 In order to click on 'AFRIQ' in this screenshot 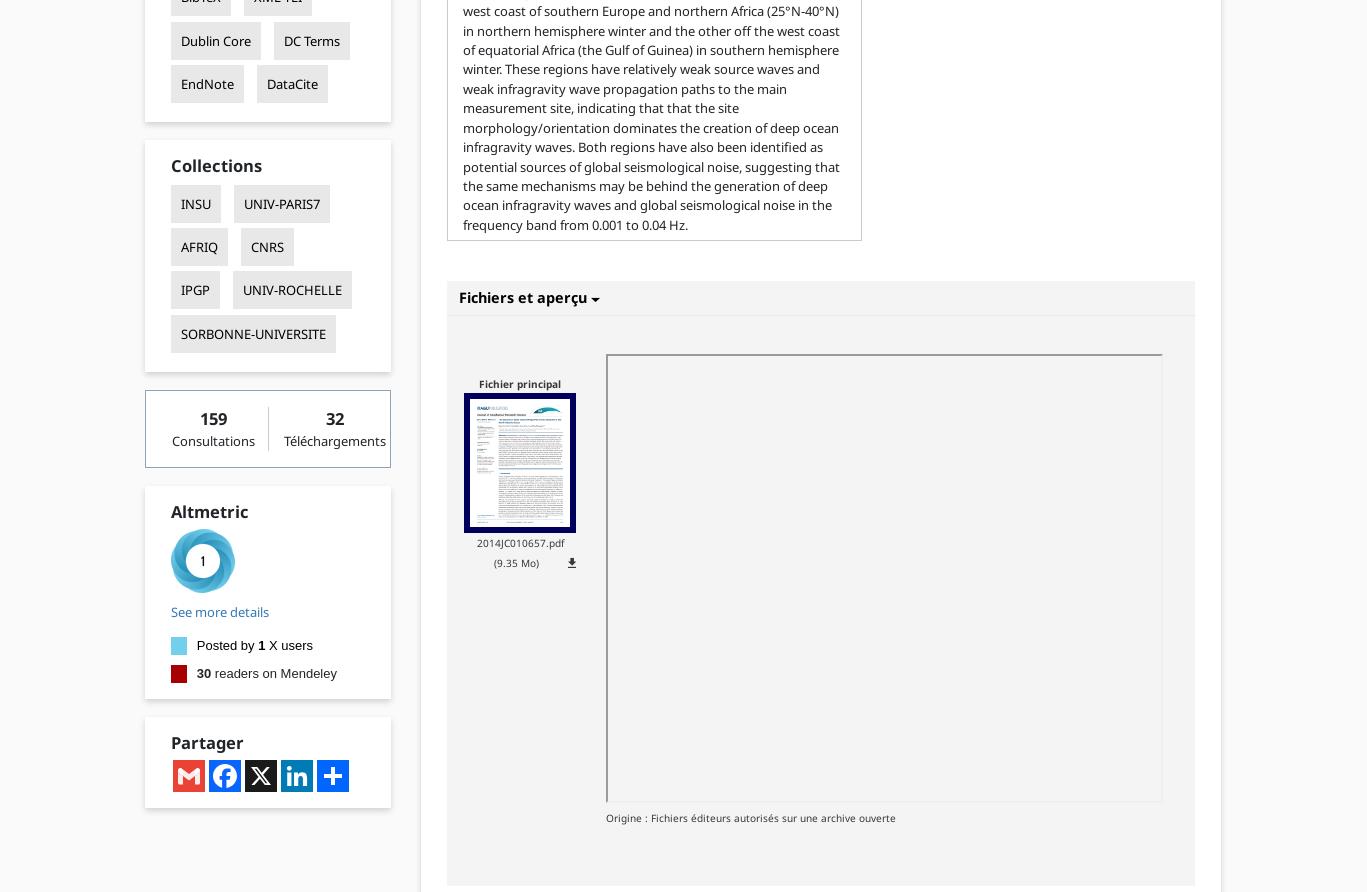, I will do `click(197, 246)`.